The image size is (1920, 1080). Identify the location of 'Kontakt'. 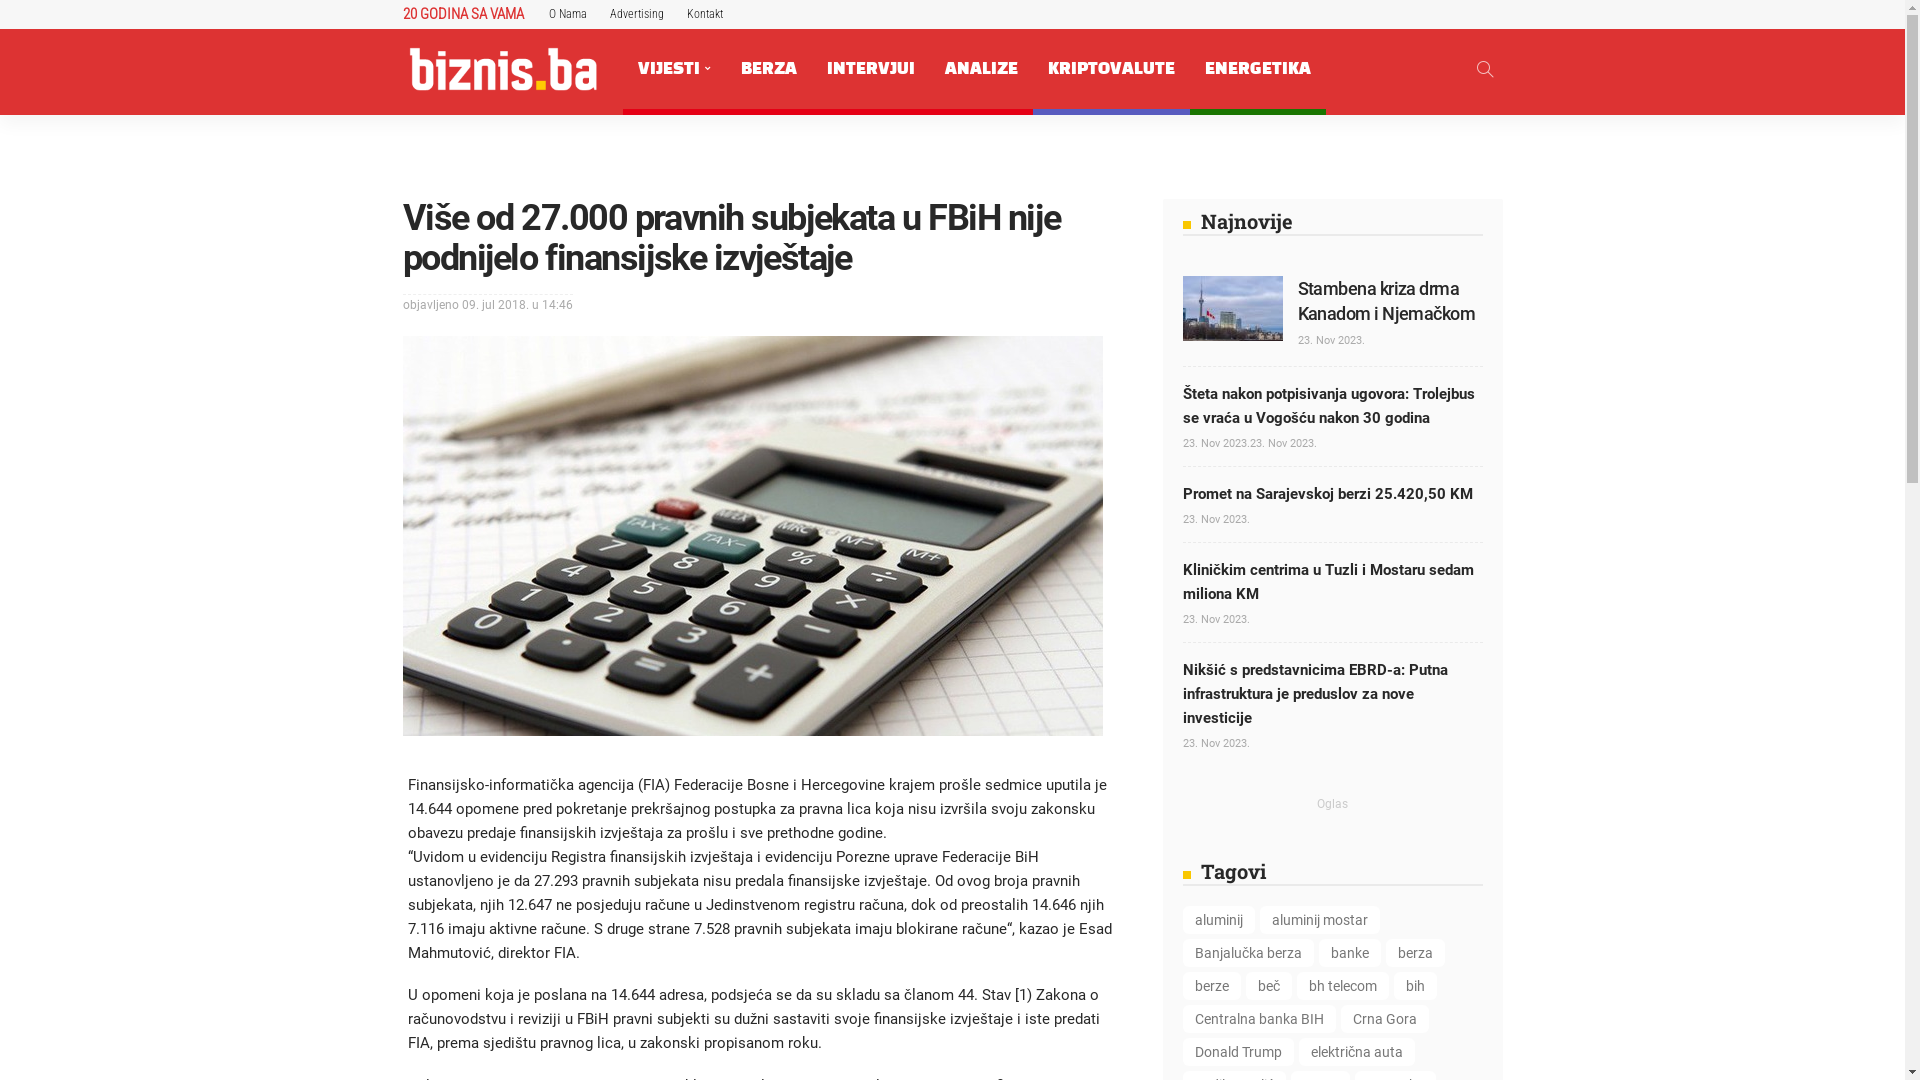
(704, 14).